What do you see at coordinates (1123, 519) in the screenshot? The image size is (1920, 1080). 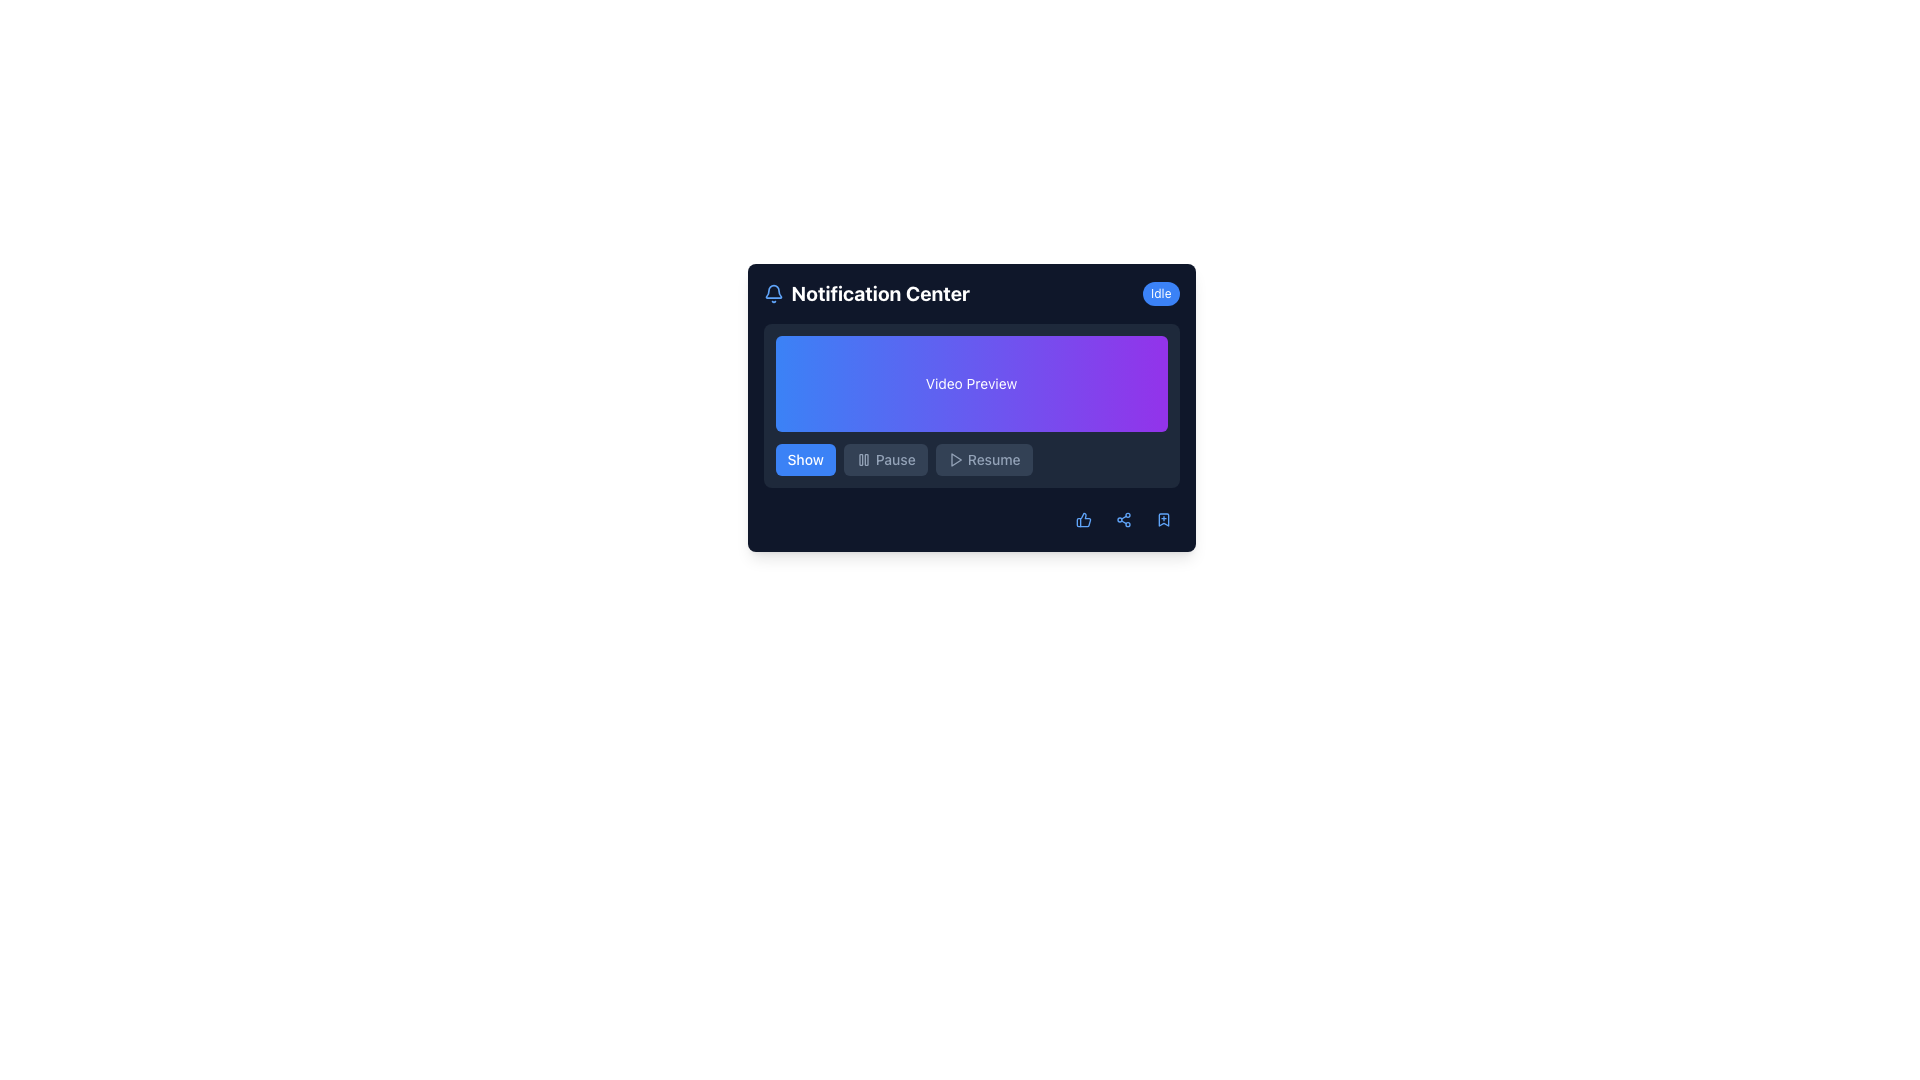 I see `the circular share icon button with a blue tone located in the footer section of the panel, which is the second button from the right in the button group` at bounding box center [1123, 519].